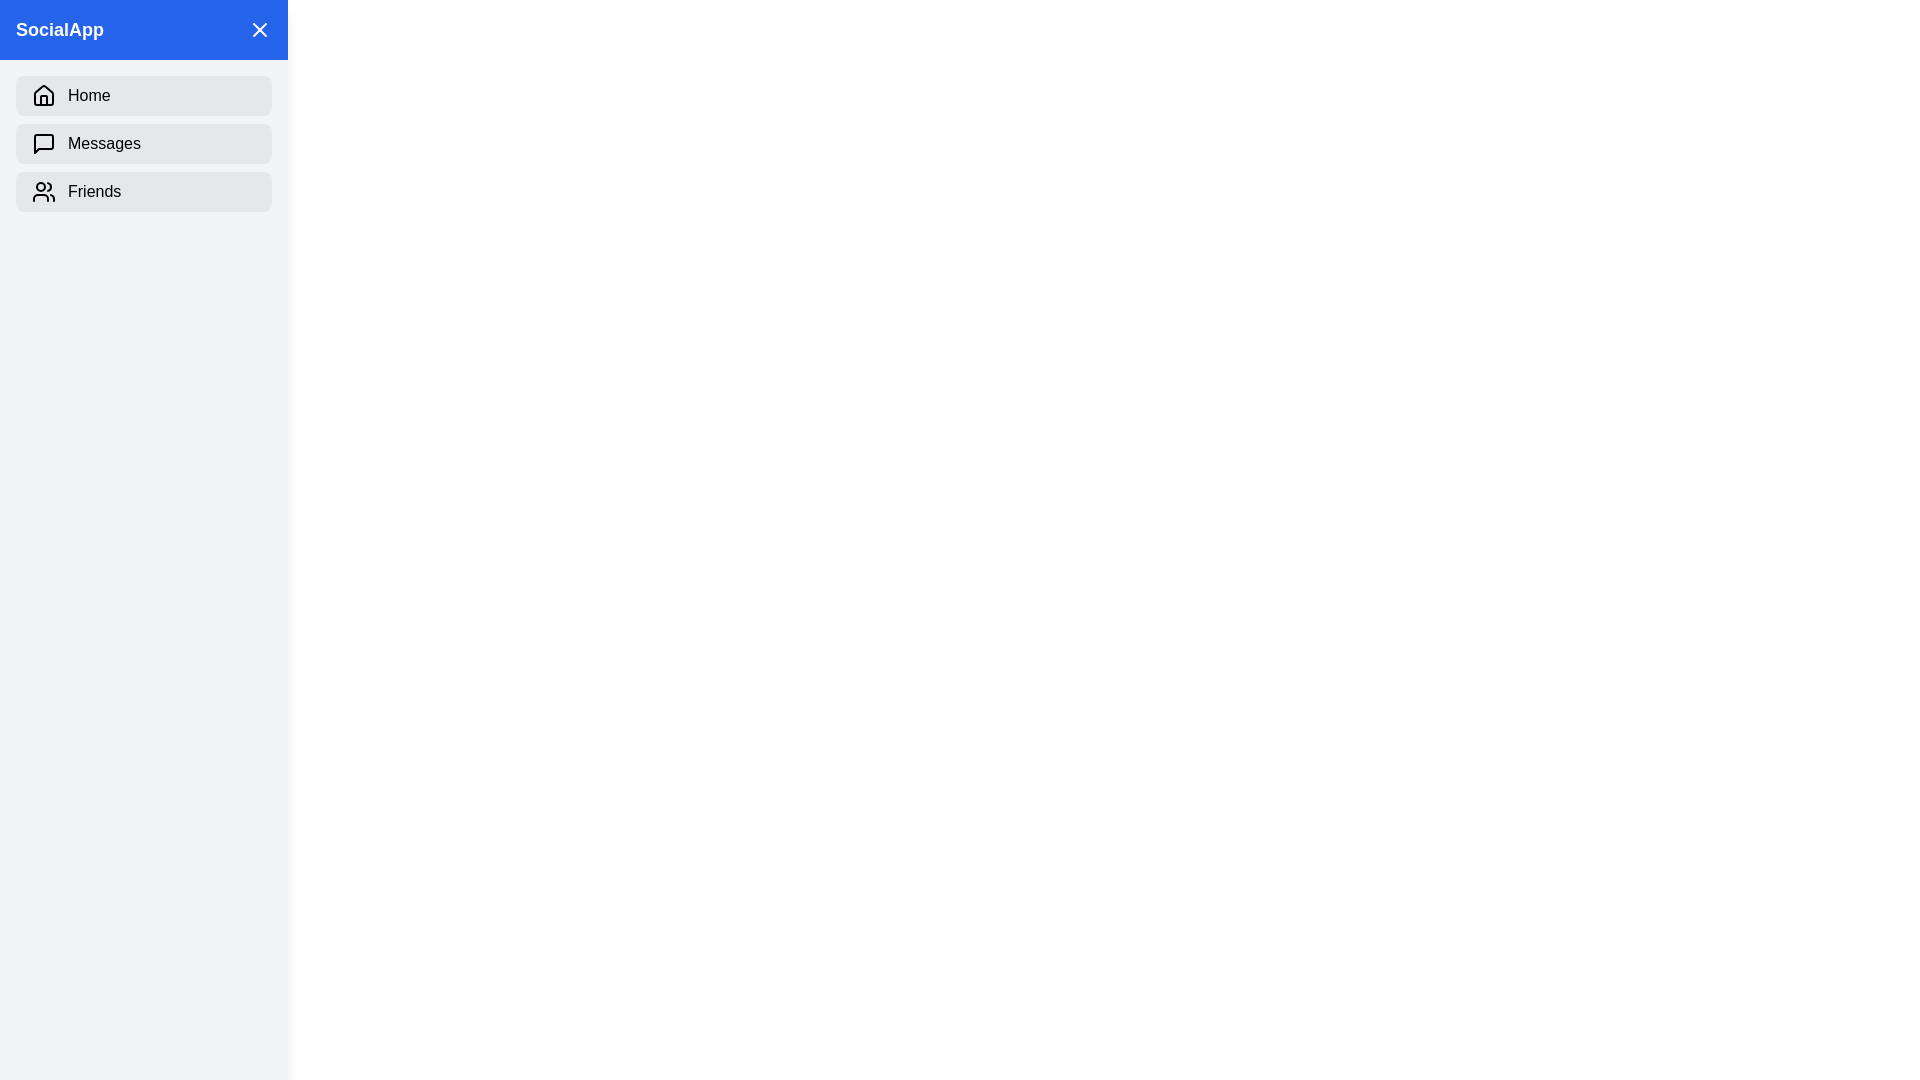 The image size is (1920, 1080). I want to click on the navigation item labeled Home in the sidebar to observe the hover effect, so click(143, 96).